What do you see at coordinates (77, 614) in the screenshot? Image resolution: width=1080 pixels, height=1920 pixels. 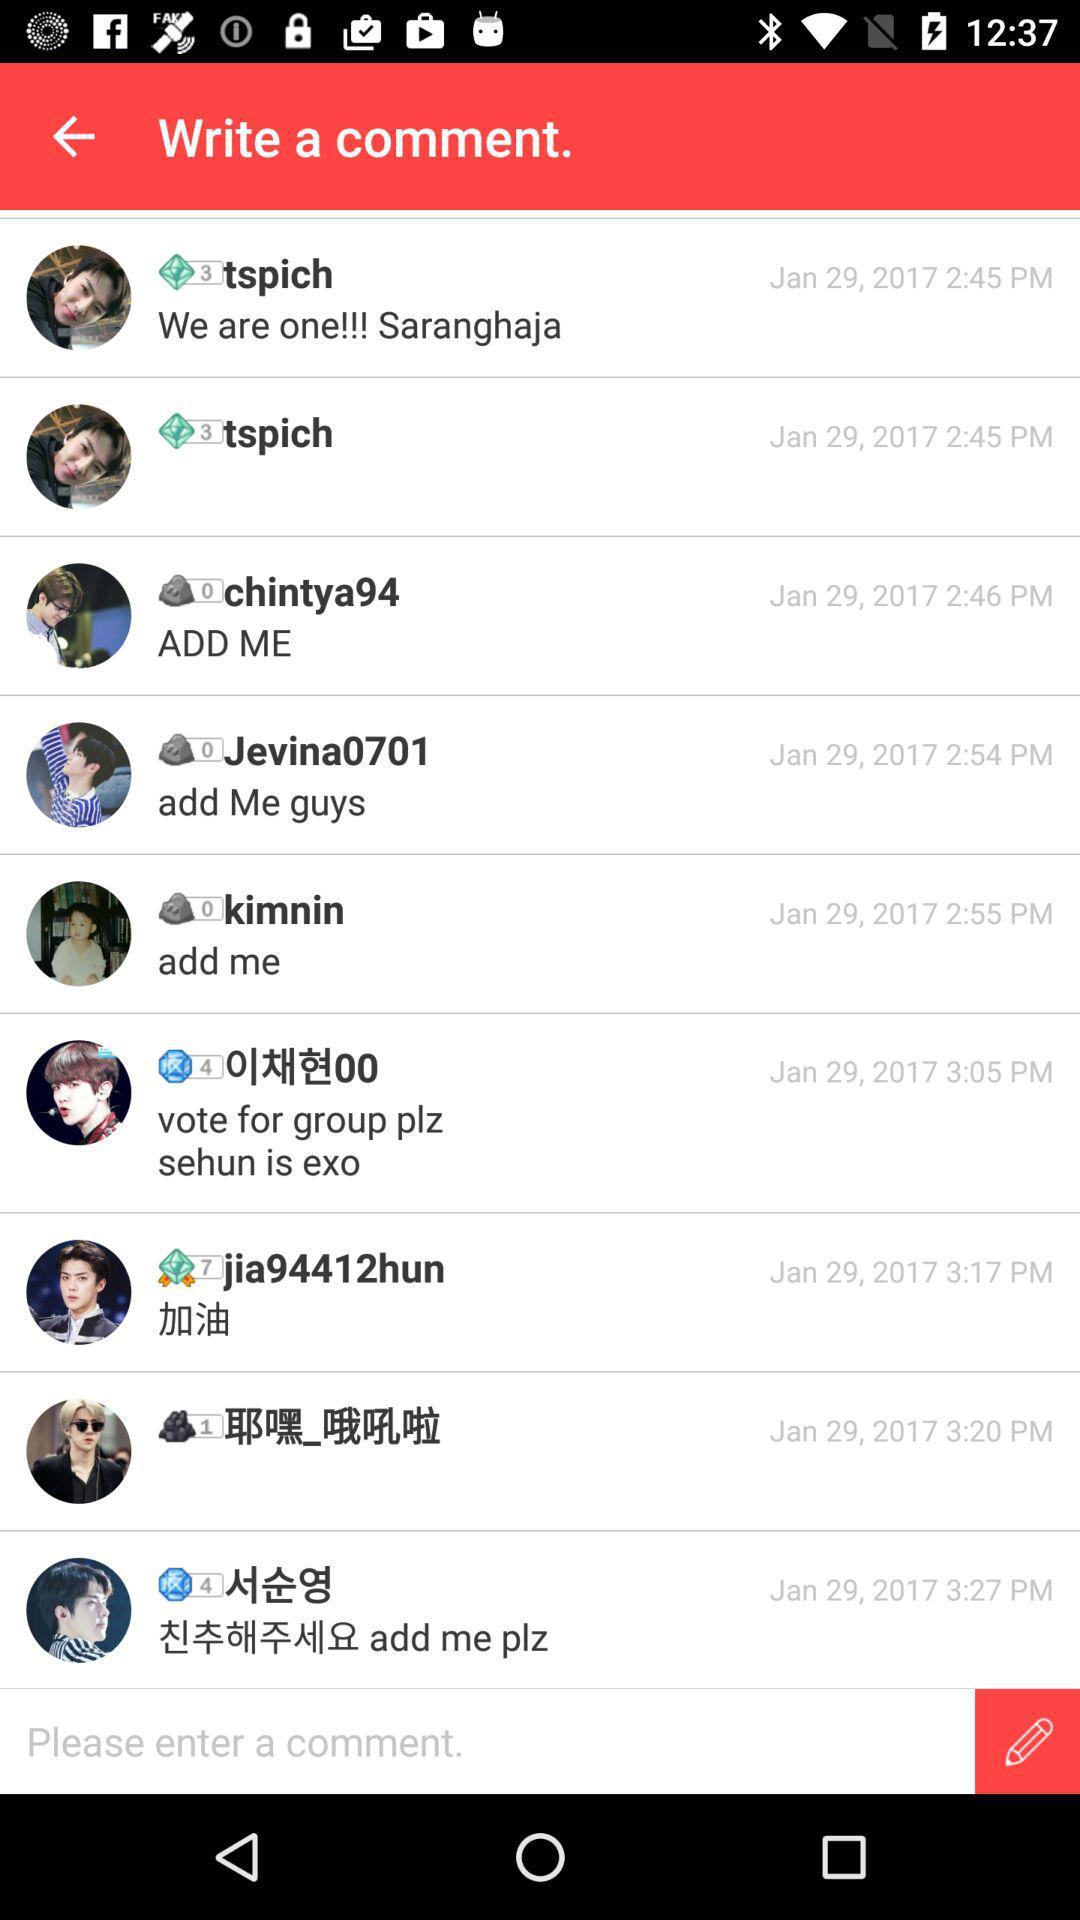 I see `open profile` at bounding box center [77, 614].